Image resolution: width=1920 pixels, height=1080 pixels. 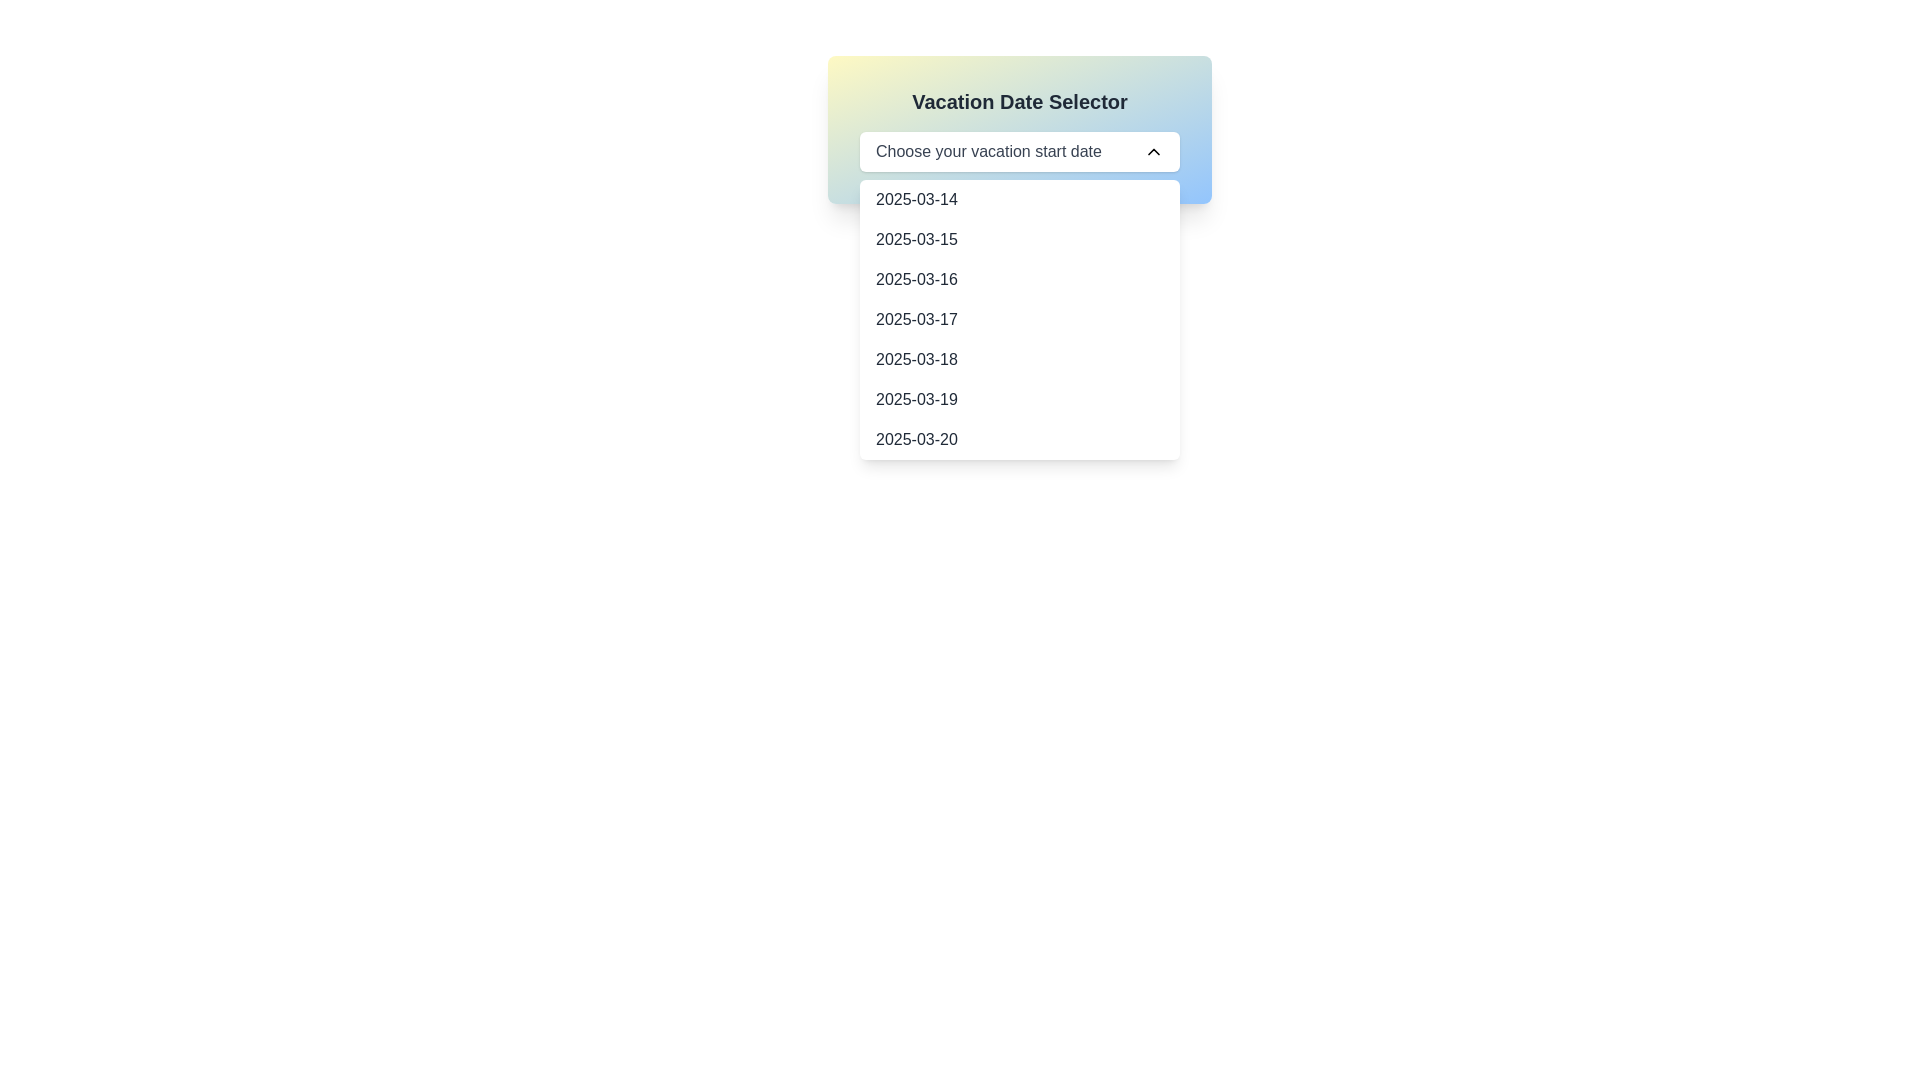 I want to click on the dropdown option displaying '2025-03-15', so click(x=915, y=238).